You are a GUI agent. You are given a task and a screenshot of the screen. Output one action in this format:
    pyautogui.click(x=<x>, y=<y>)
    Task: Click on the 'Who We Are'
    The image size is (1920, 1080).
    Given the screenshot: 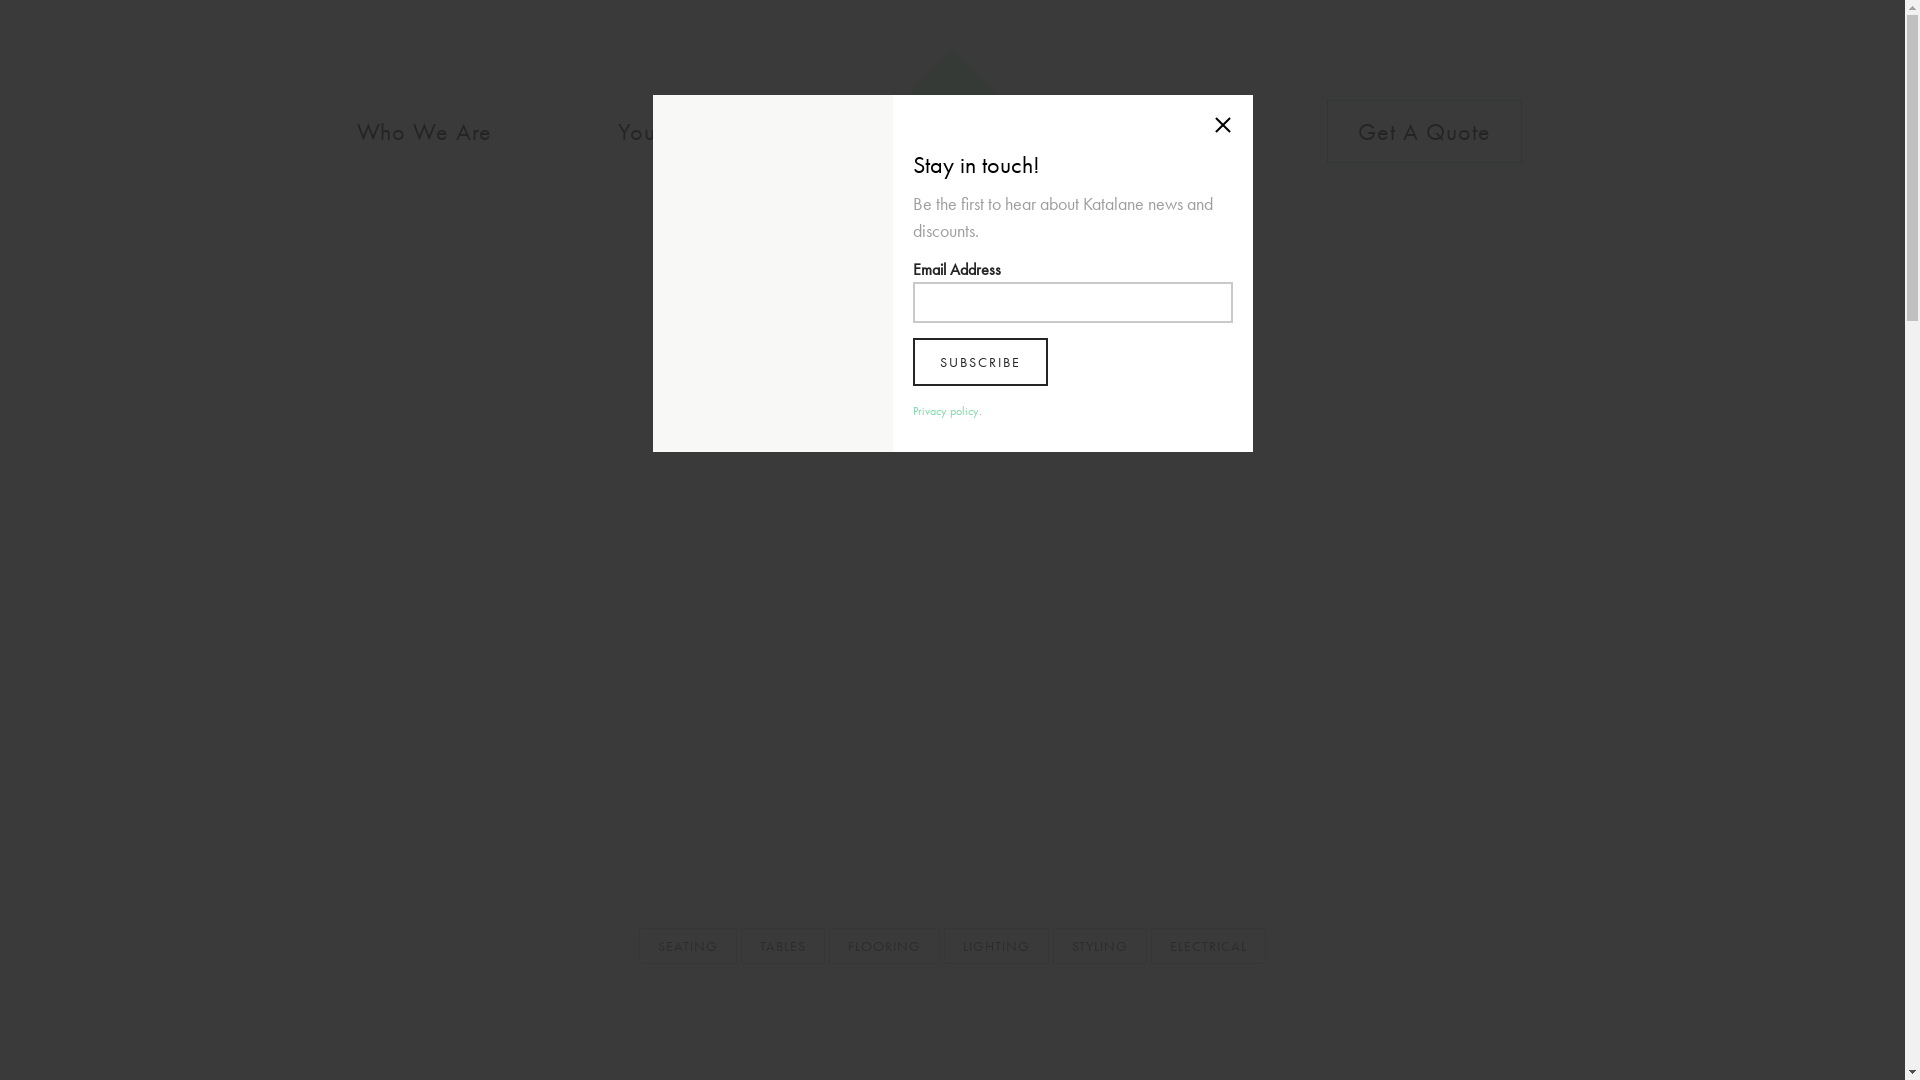 What is the action you would take?
    pyautogui.click(x=326, y=131)
    